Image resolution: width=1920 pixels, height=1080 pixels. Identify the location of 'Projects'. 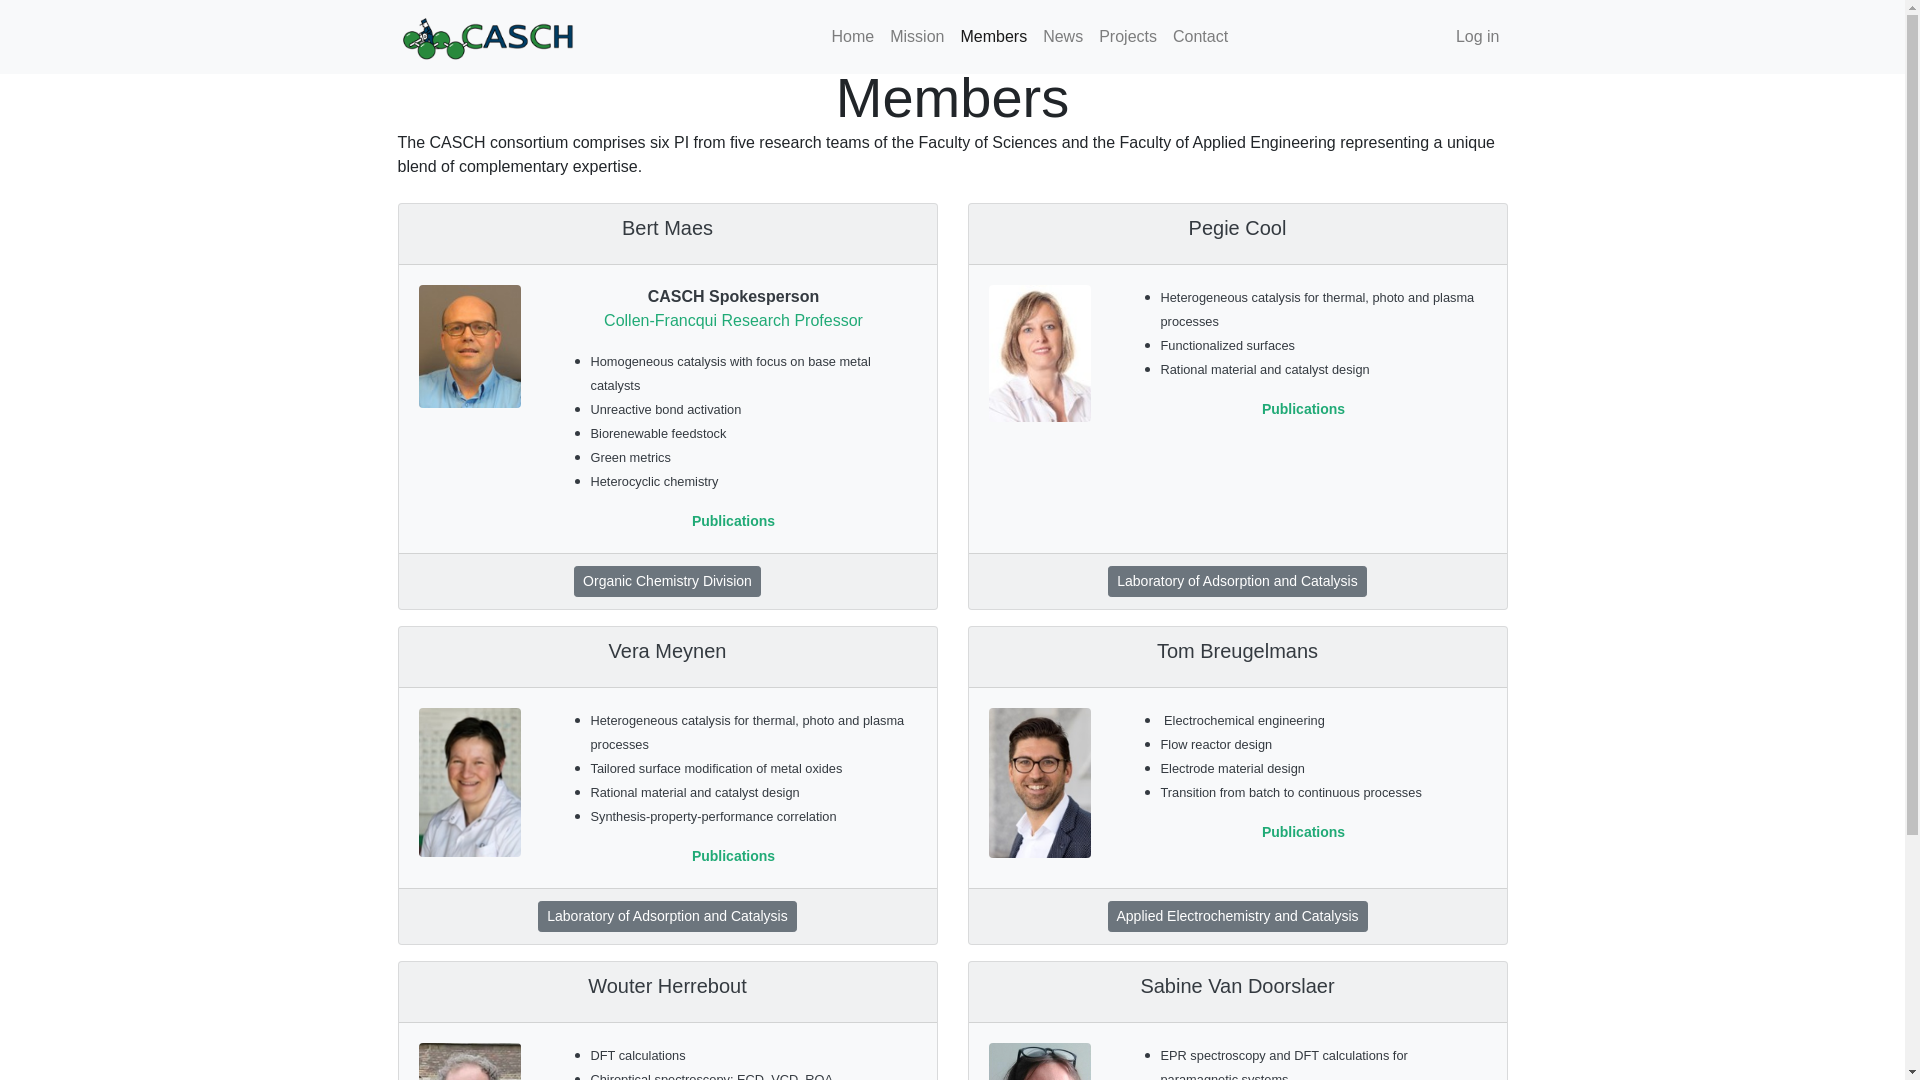
(1128, 37).